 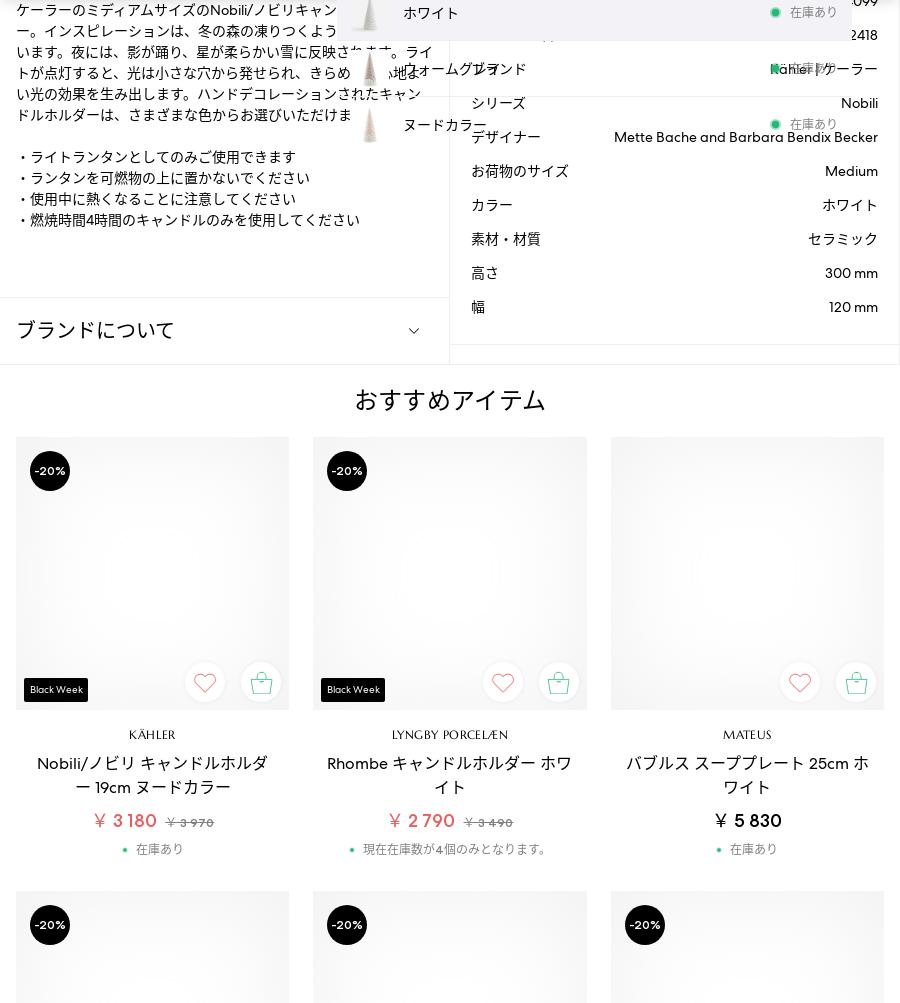 What do you see at coordinates (128, 733) in the screenshot?
I see `'Kähler'` at bounding box center [128, 733].